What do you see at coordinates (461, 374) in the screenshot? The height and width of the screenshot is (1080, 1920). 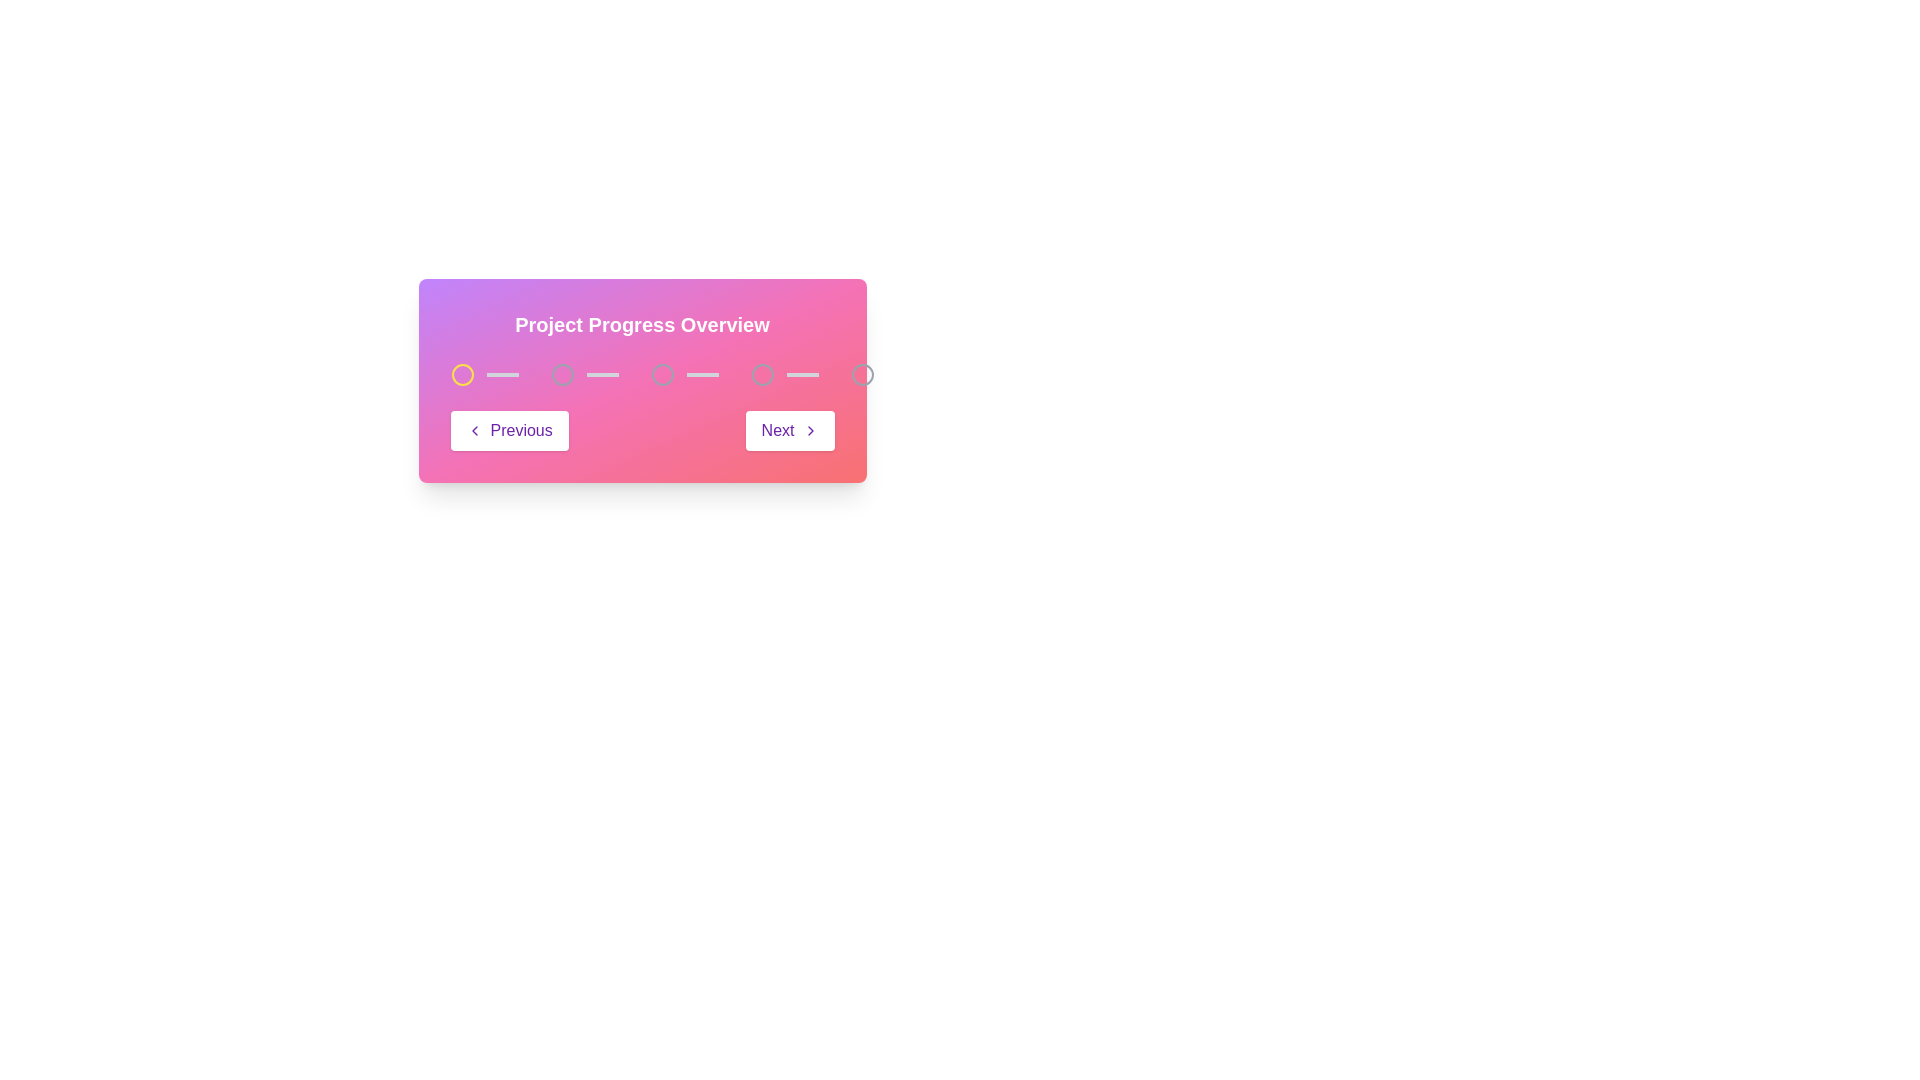 I see `the first yellow circular progress indicator in the 'Project Progress Overview' section to advance stages and observe changes` at bounding box center [461, 374].